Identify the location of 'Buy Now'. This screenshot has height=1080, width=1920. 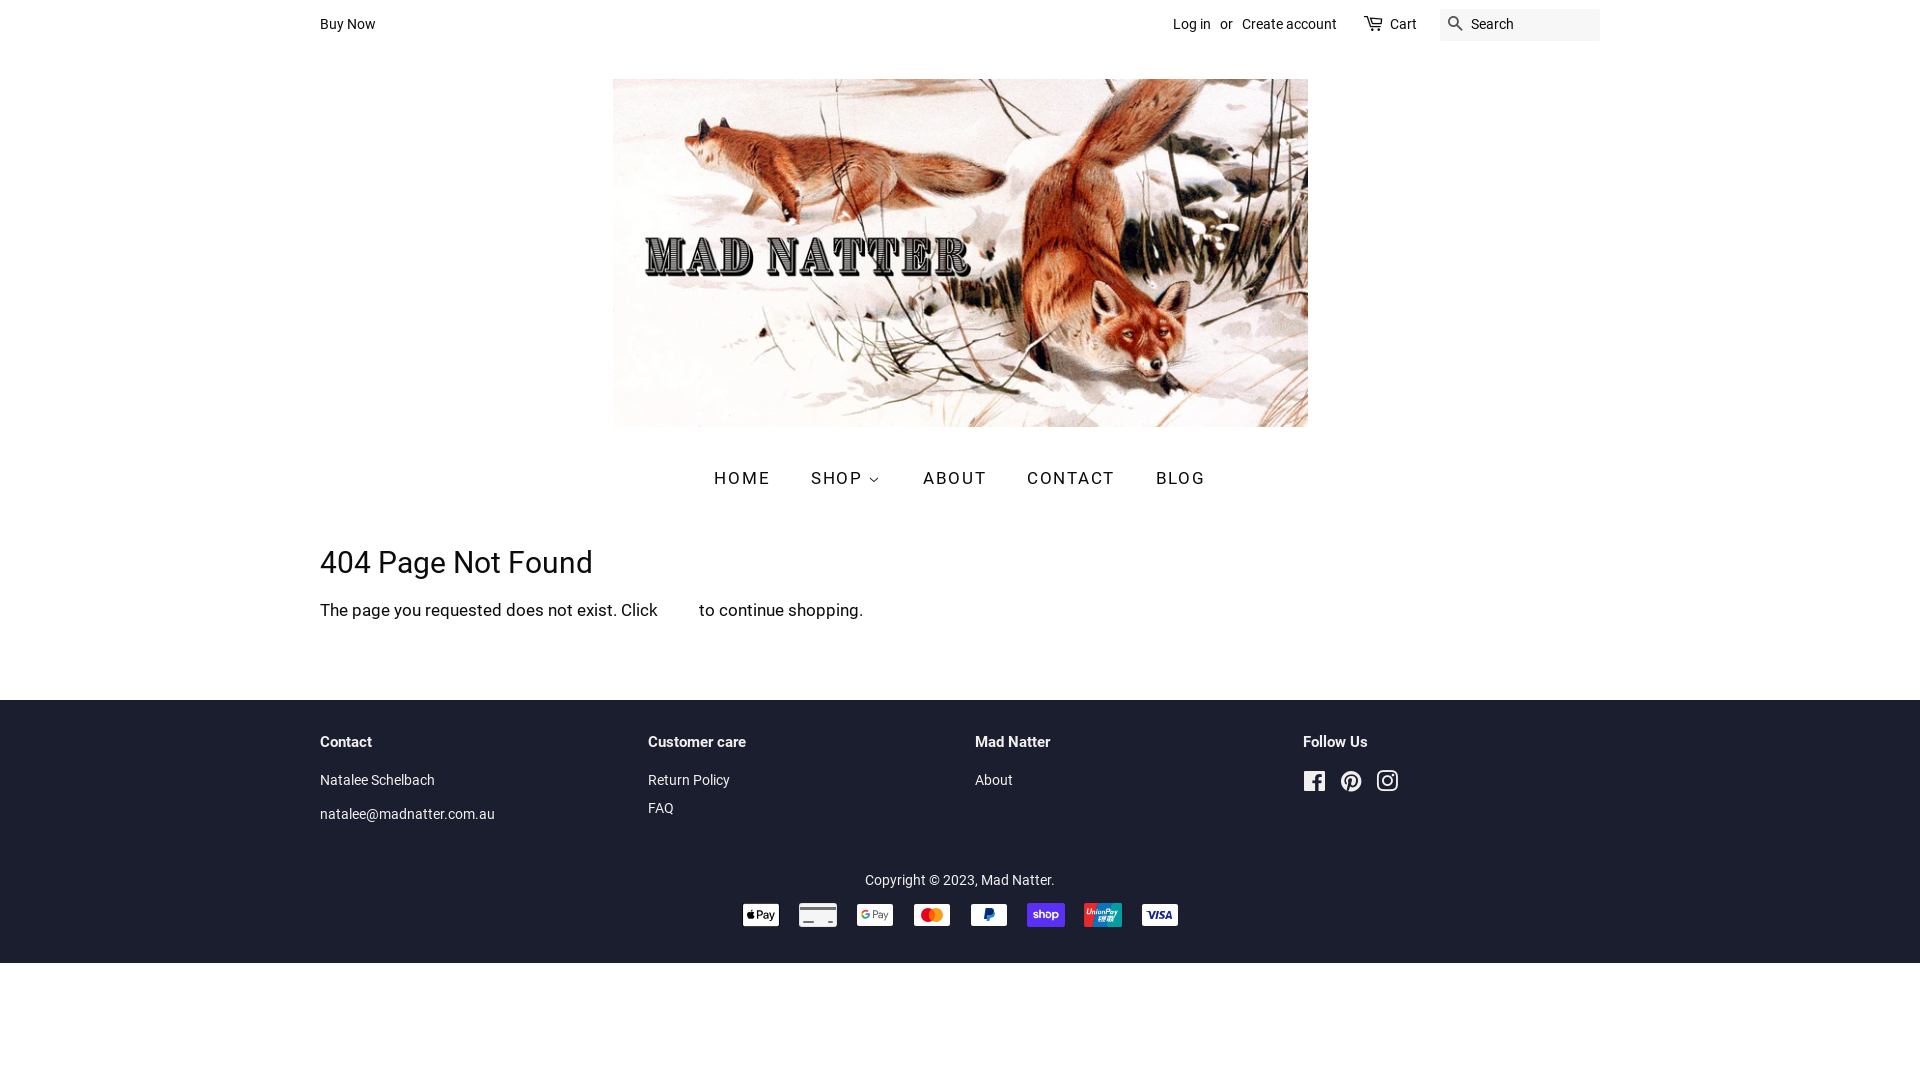
(347, 23).